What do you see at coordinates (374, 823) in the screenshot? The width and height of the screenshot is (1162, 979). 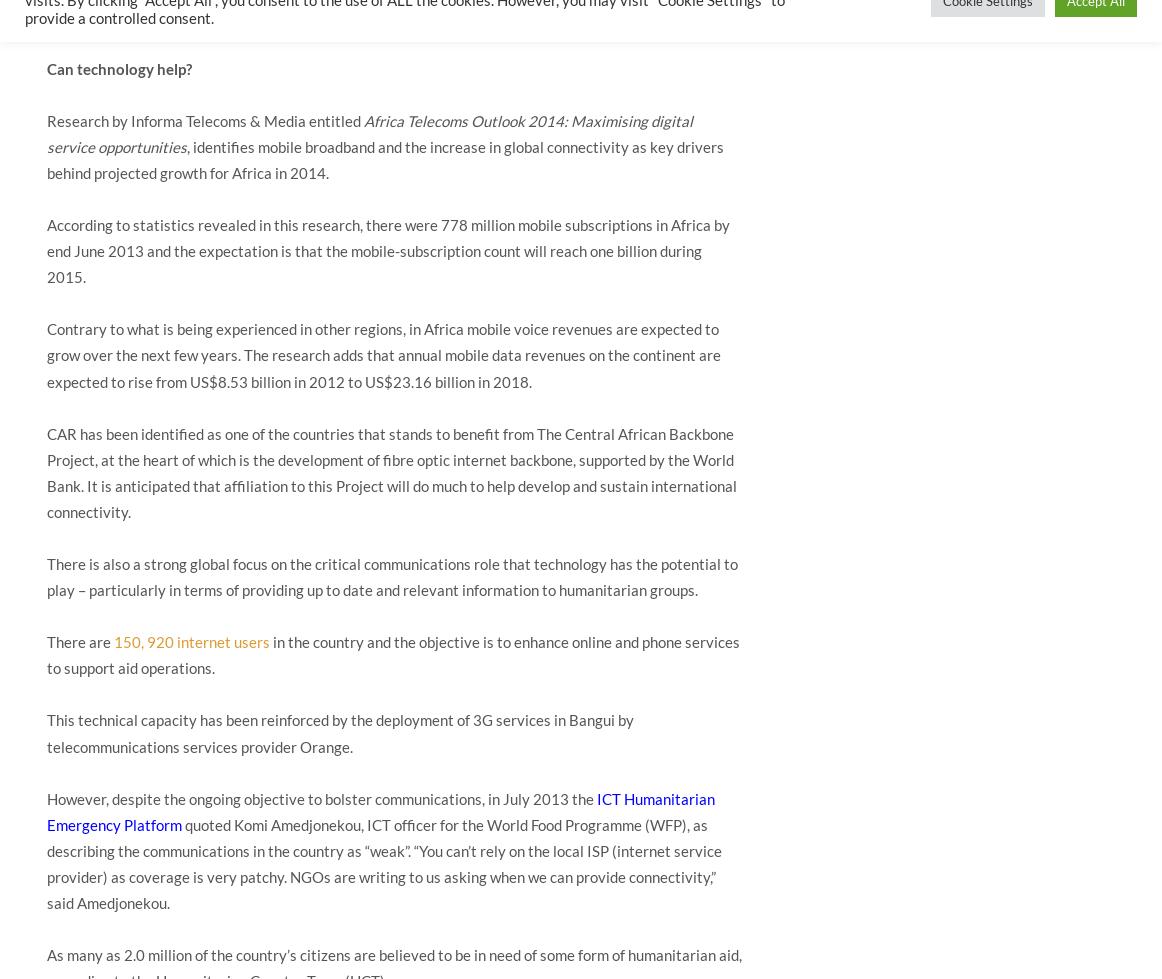 I see `'quoted Komi Amedjonekou, ICT officer for the World Food'` at bounding box center [374, 823].